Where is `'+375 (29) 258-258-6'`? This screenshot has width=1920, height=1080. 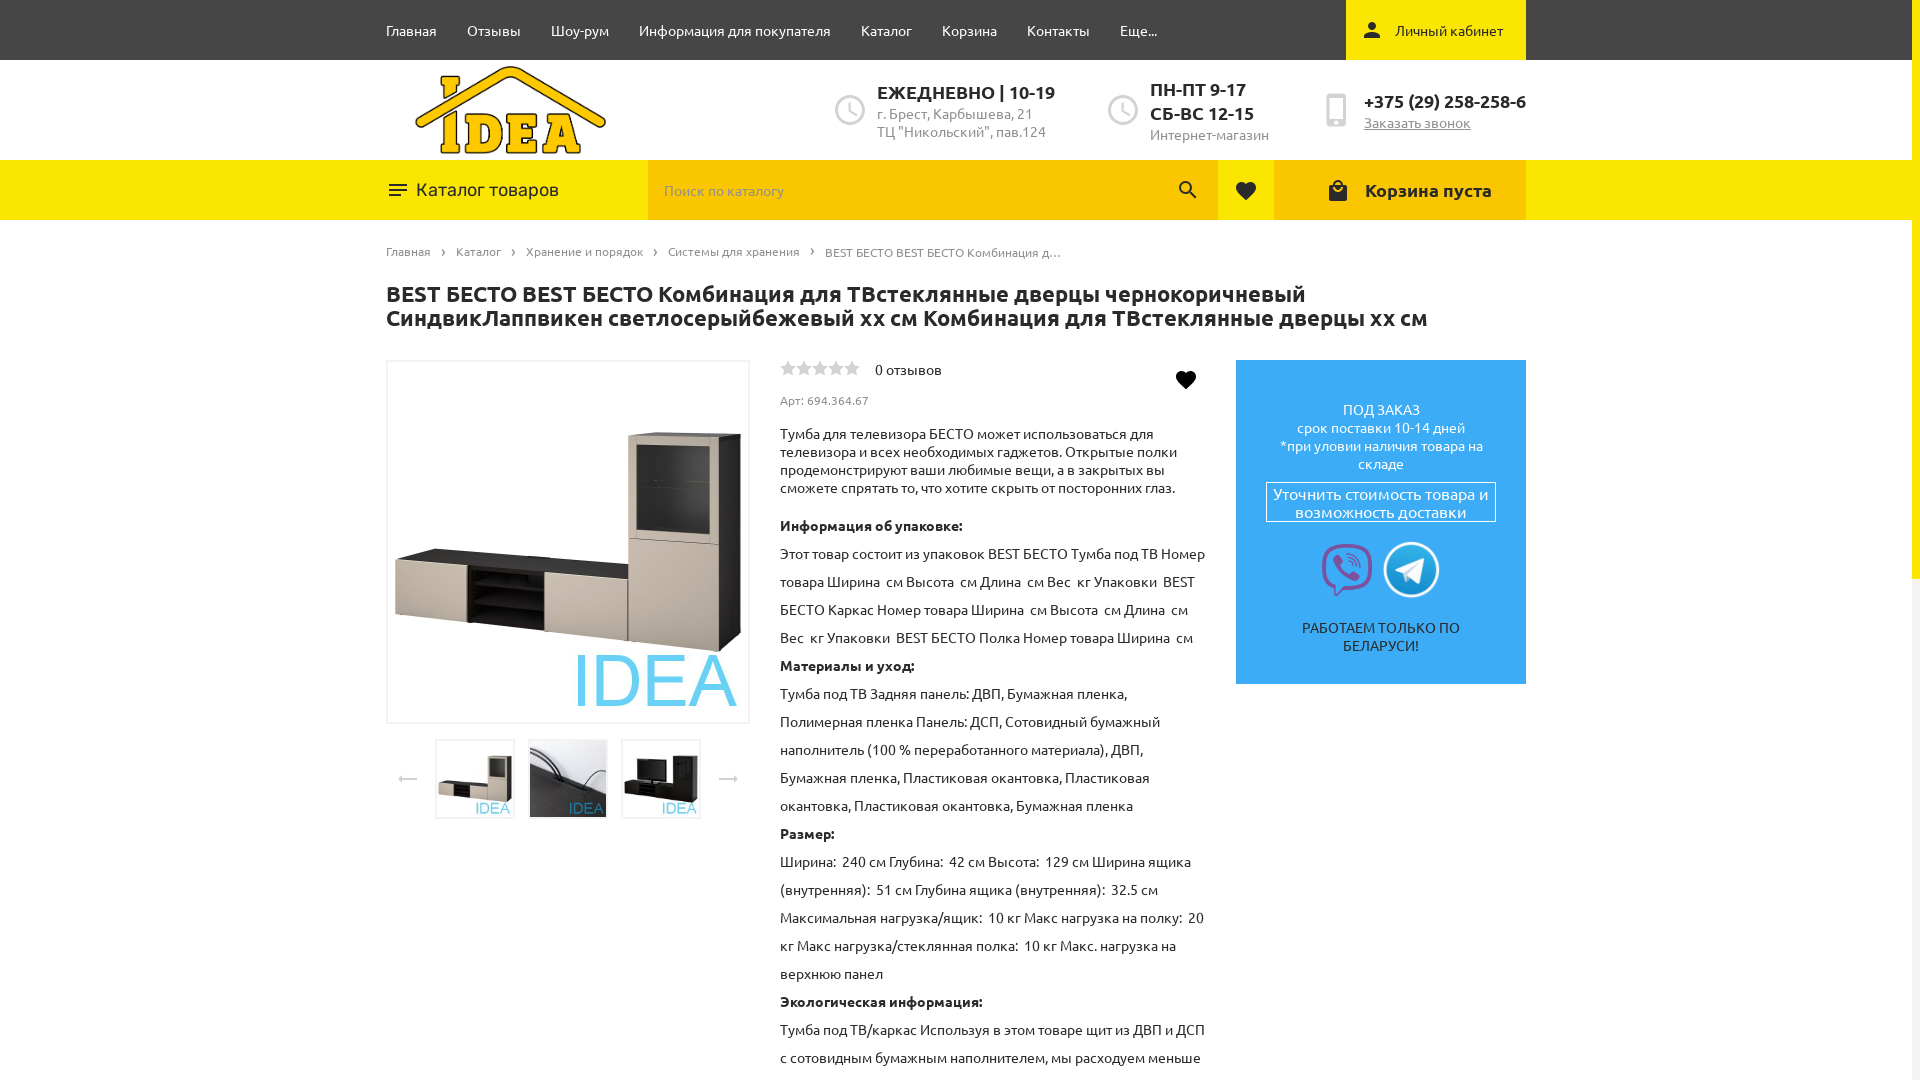 '+375 (29) 258-258-6' is located at coordinates (1444, 100).